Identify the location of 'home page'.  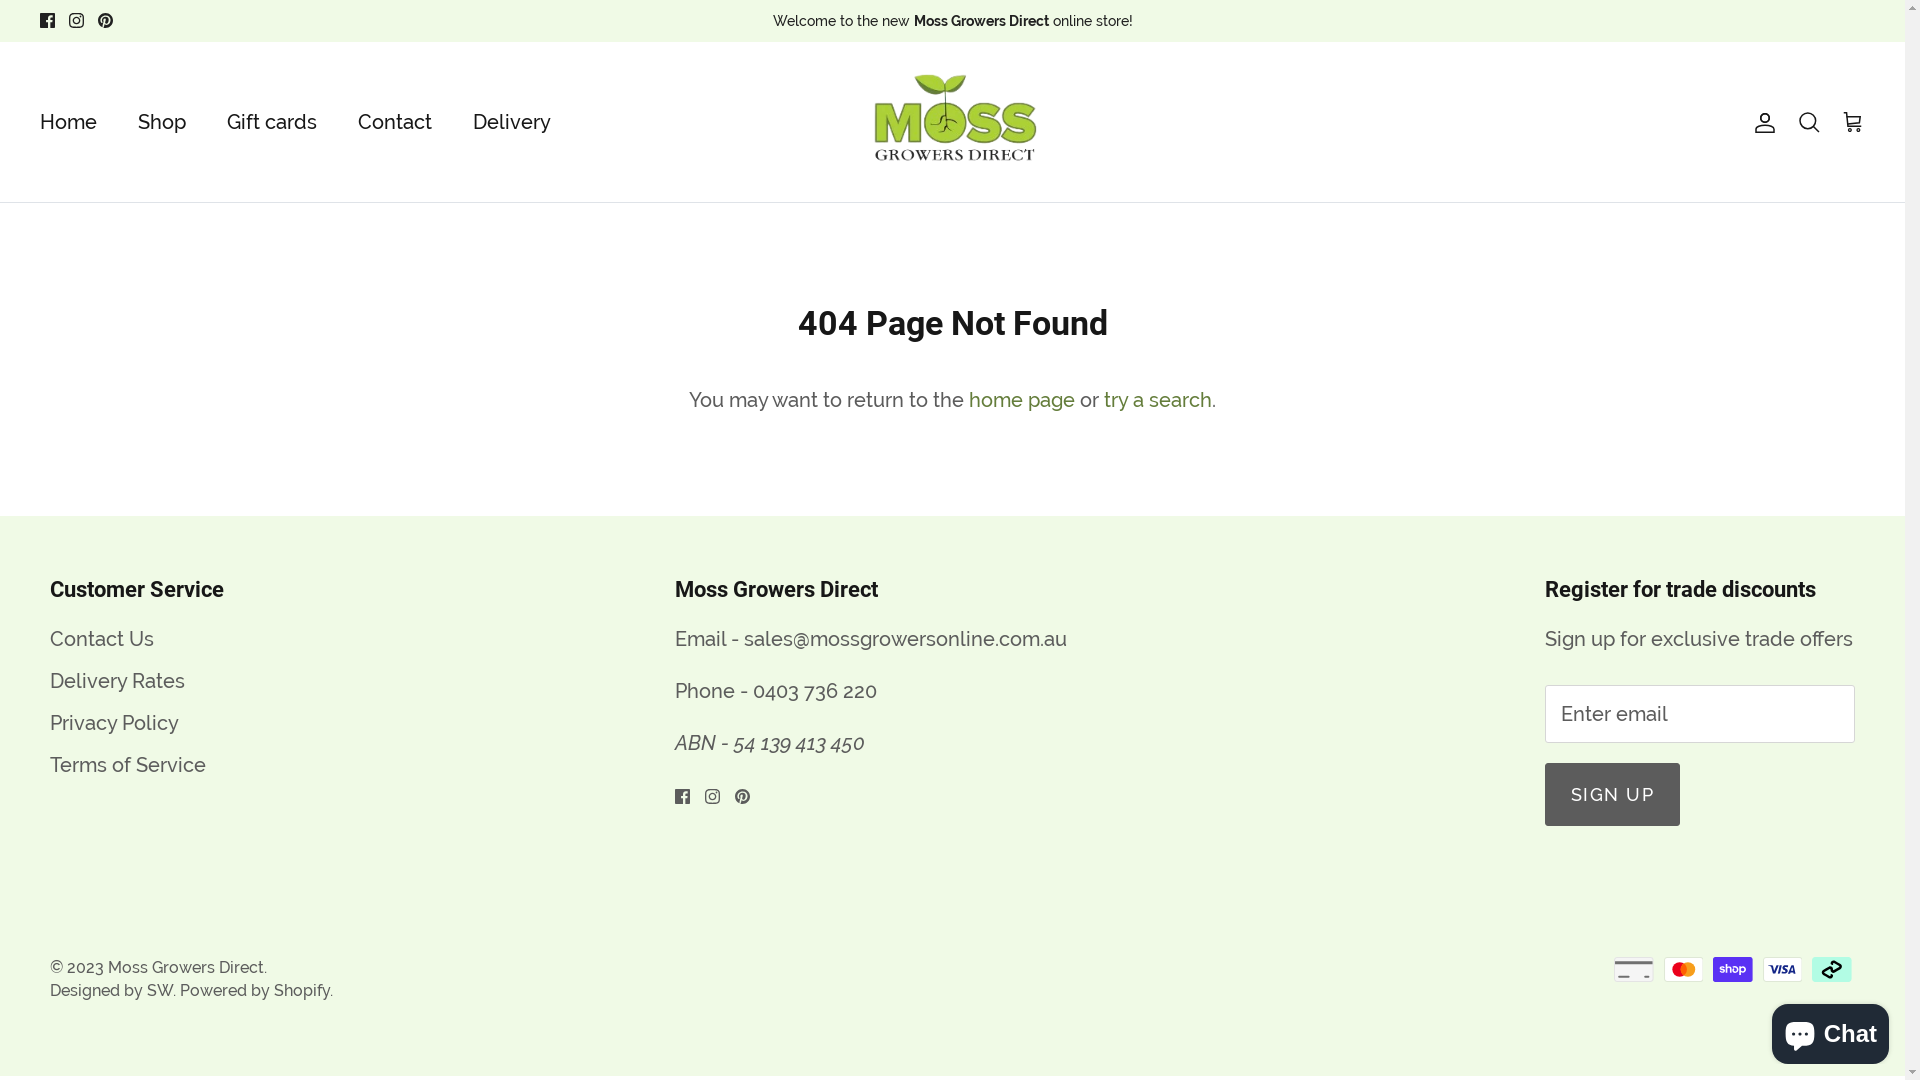
(1022, 400).